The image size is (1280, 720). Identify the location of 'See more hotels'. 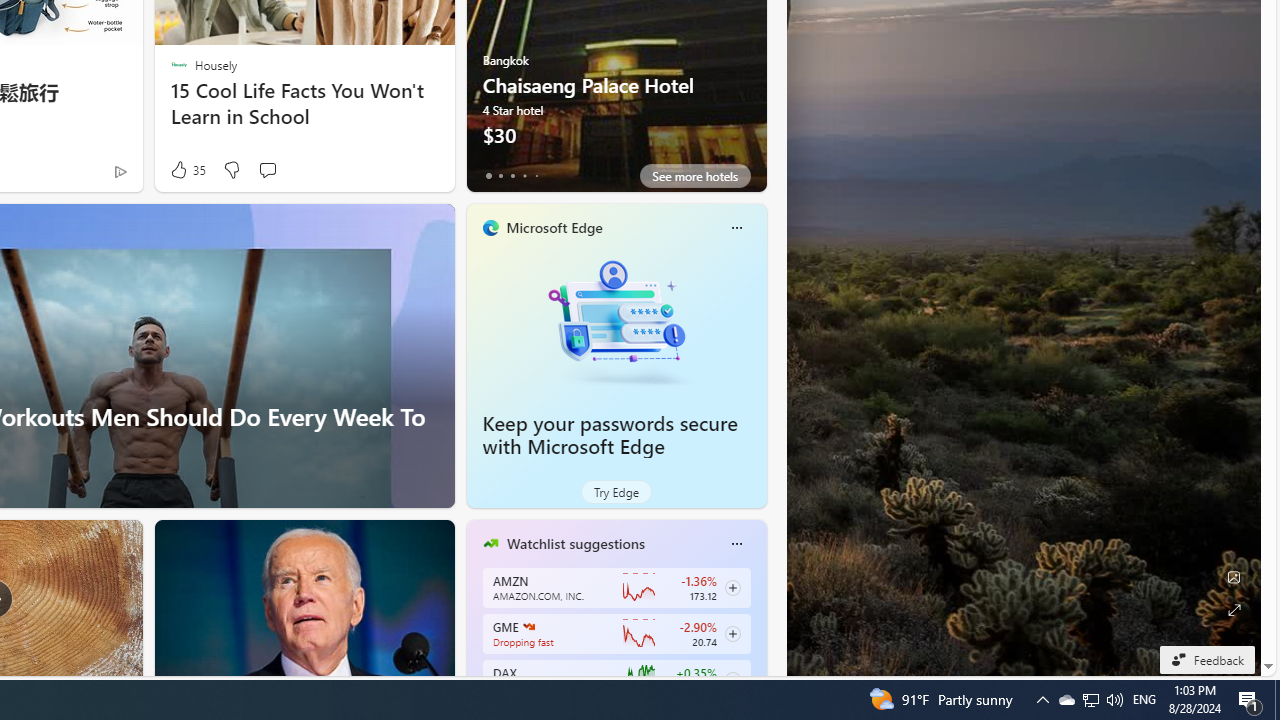
(695, 175).